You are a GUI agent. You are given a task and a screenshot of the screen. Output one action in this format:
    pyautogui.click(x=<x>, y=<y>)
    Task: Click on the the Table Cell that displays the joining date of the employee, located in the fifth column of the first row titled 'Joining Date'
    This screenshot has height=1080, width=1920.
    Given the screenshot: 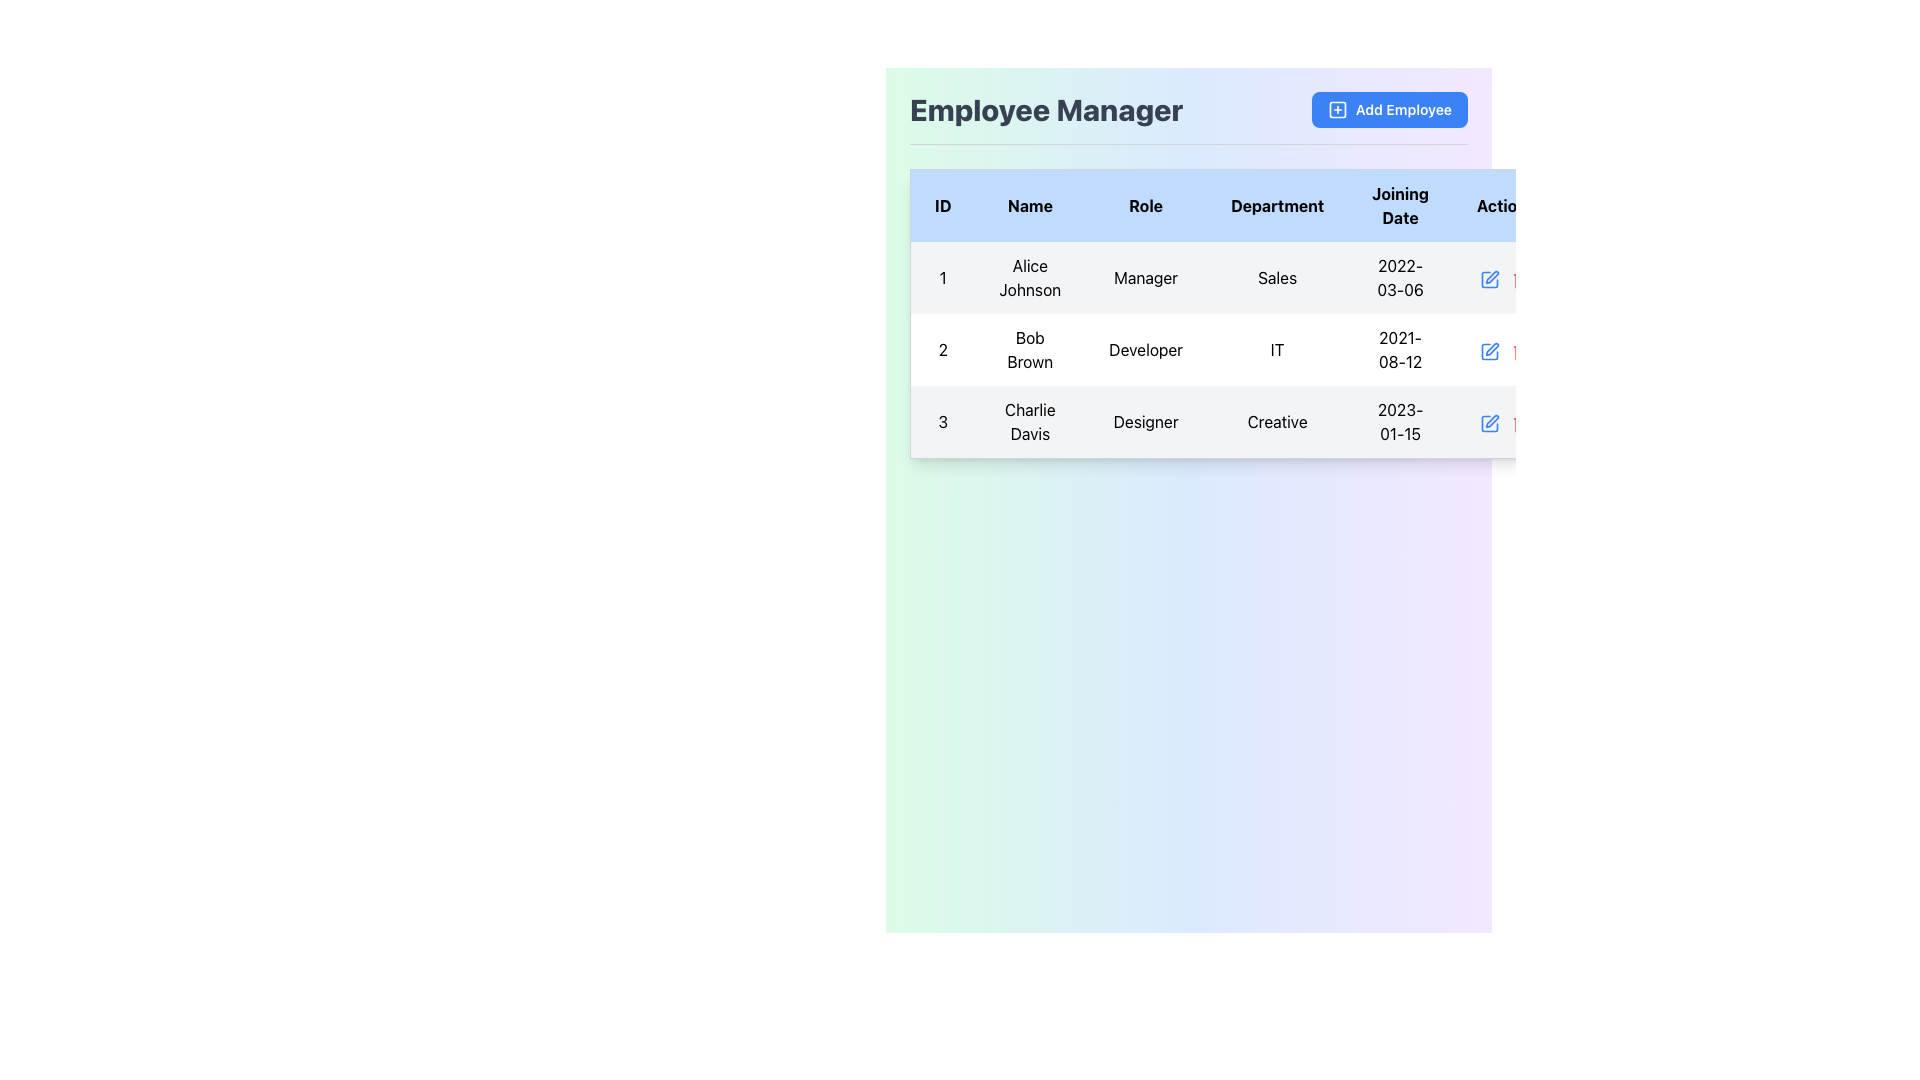 What is the action you would take?
    pyautogui.click(x=1399, y=277)
    